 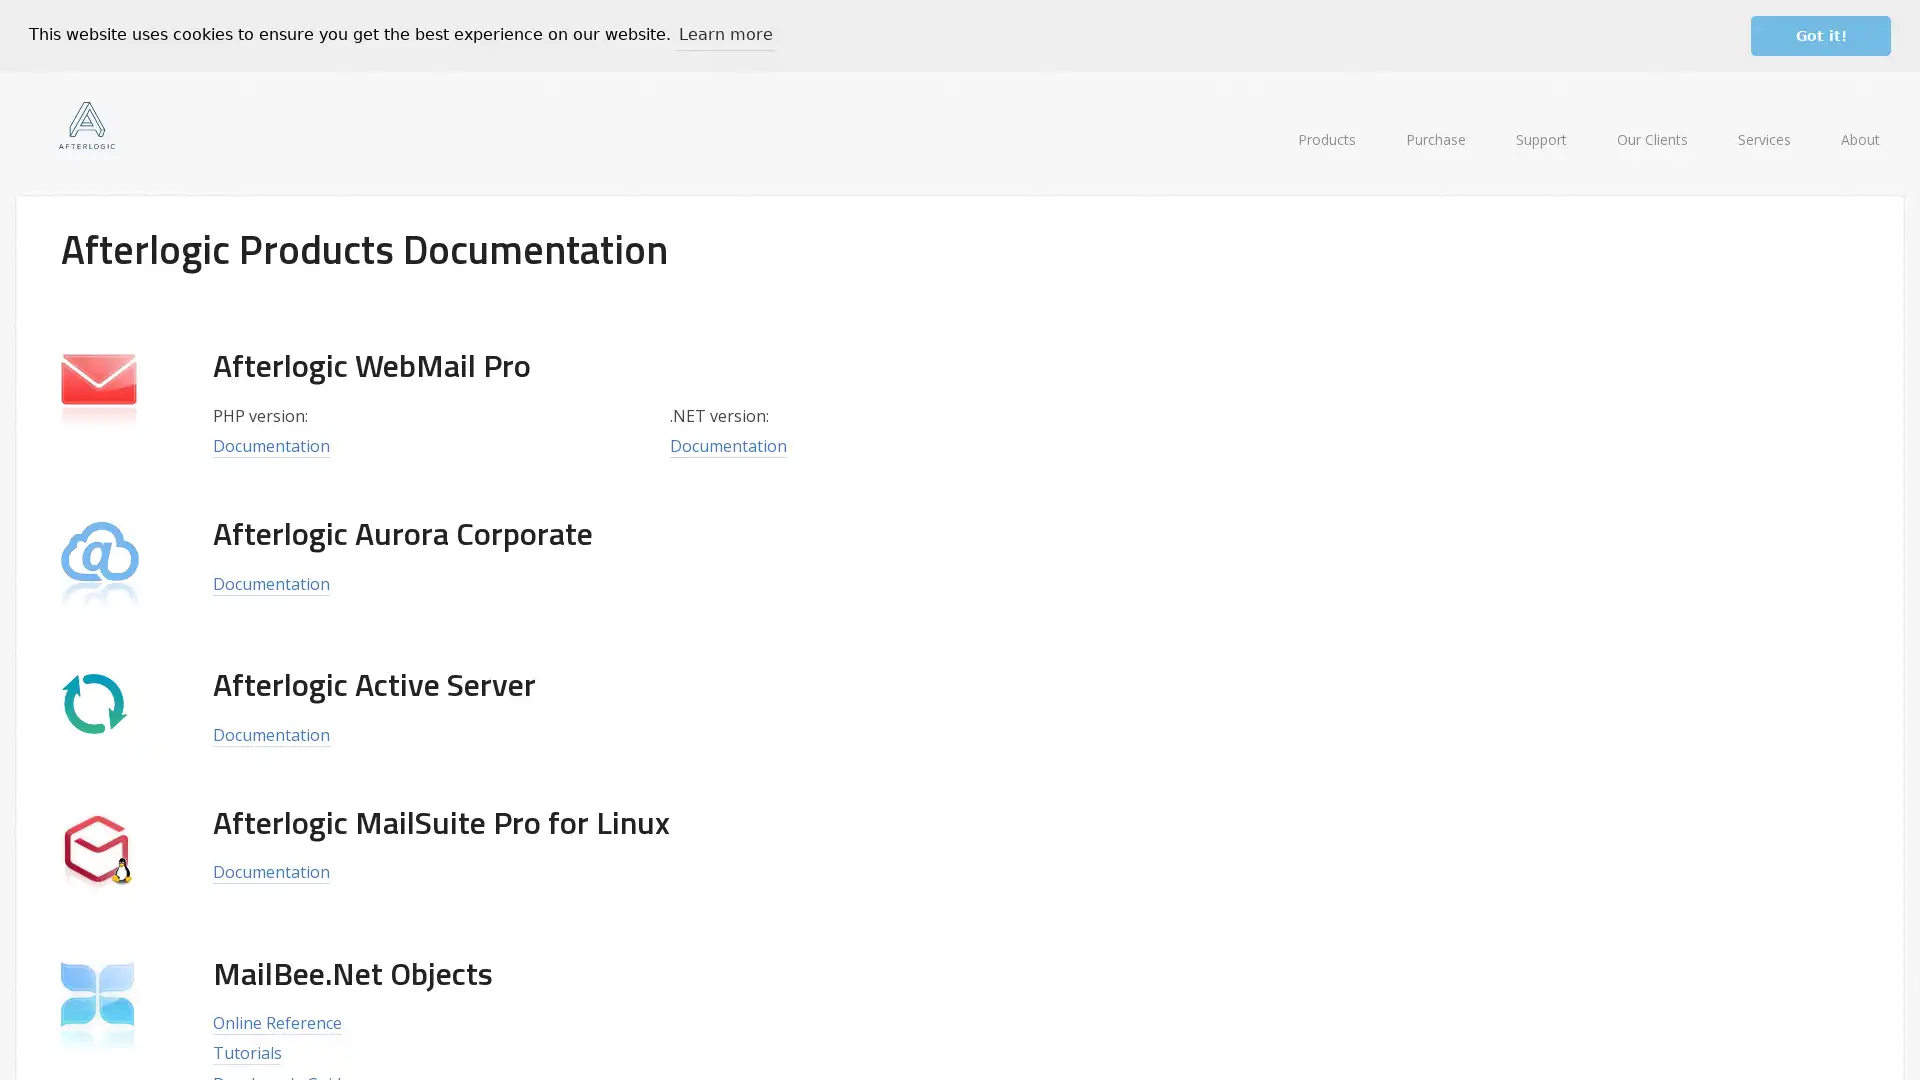 What do you see at coordinates (724, 35) in the screenshot?
I see `learn more about cookies` at bounding box center [724, 35].